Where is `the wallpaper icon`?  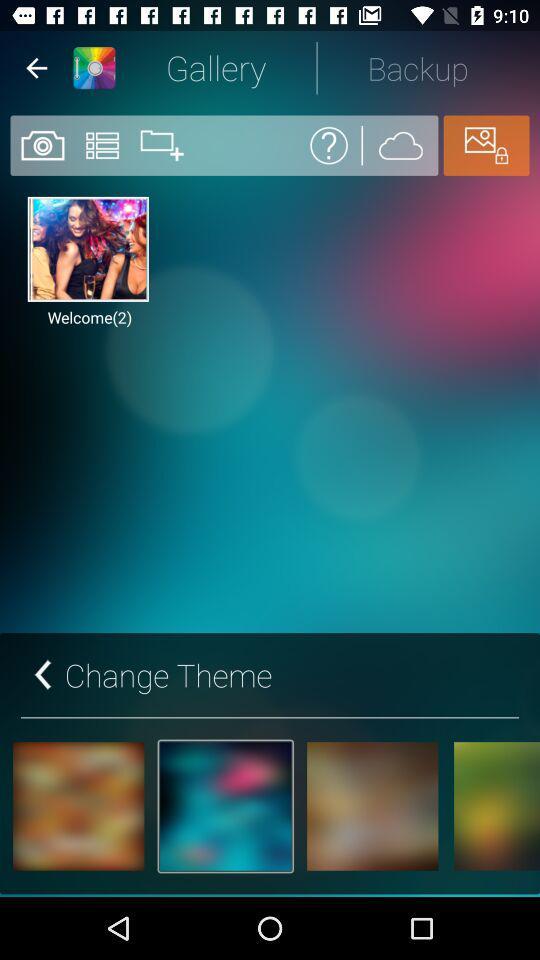 the wallpaper icon is located at coordinates (485, 144).